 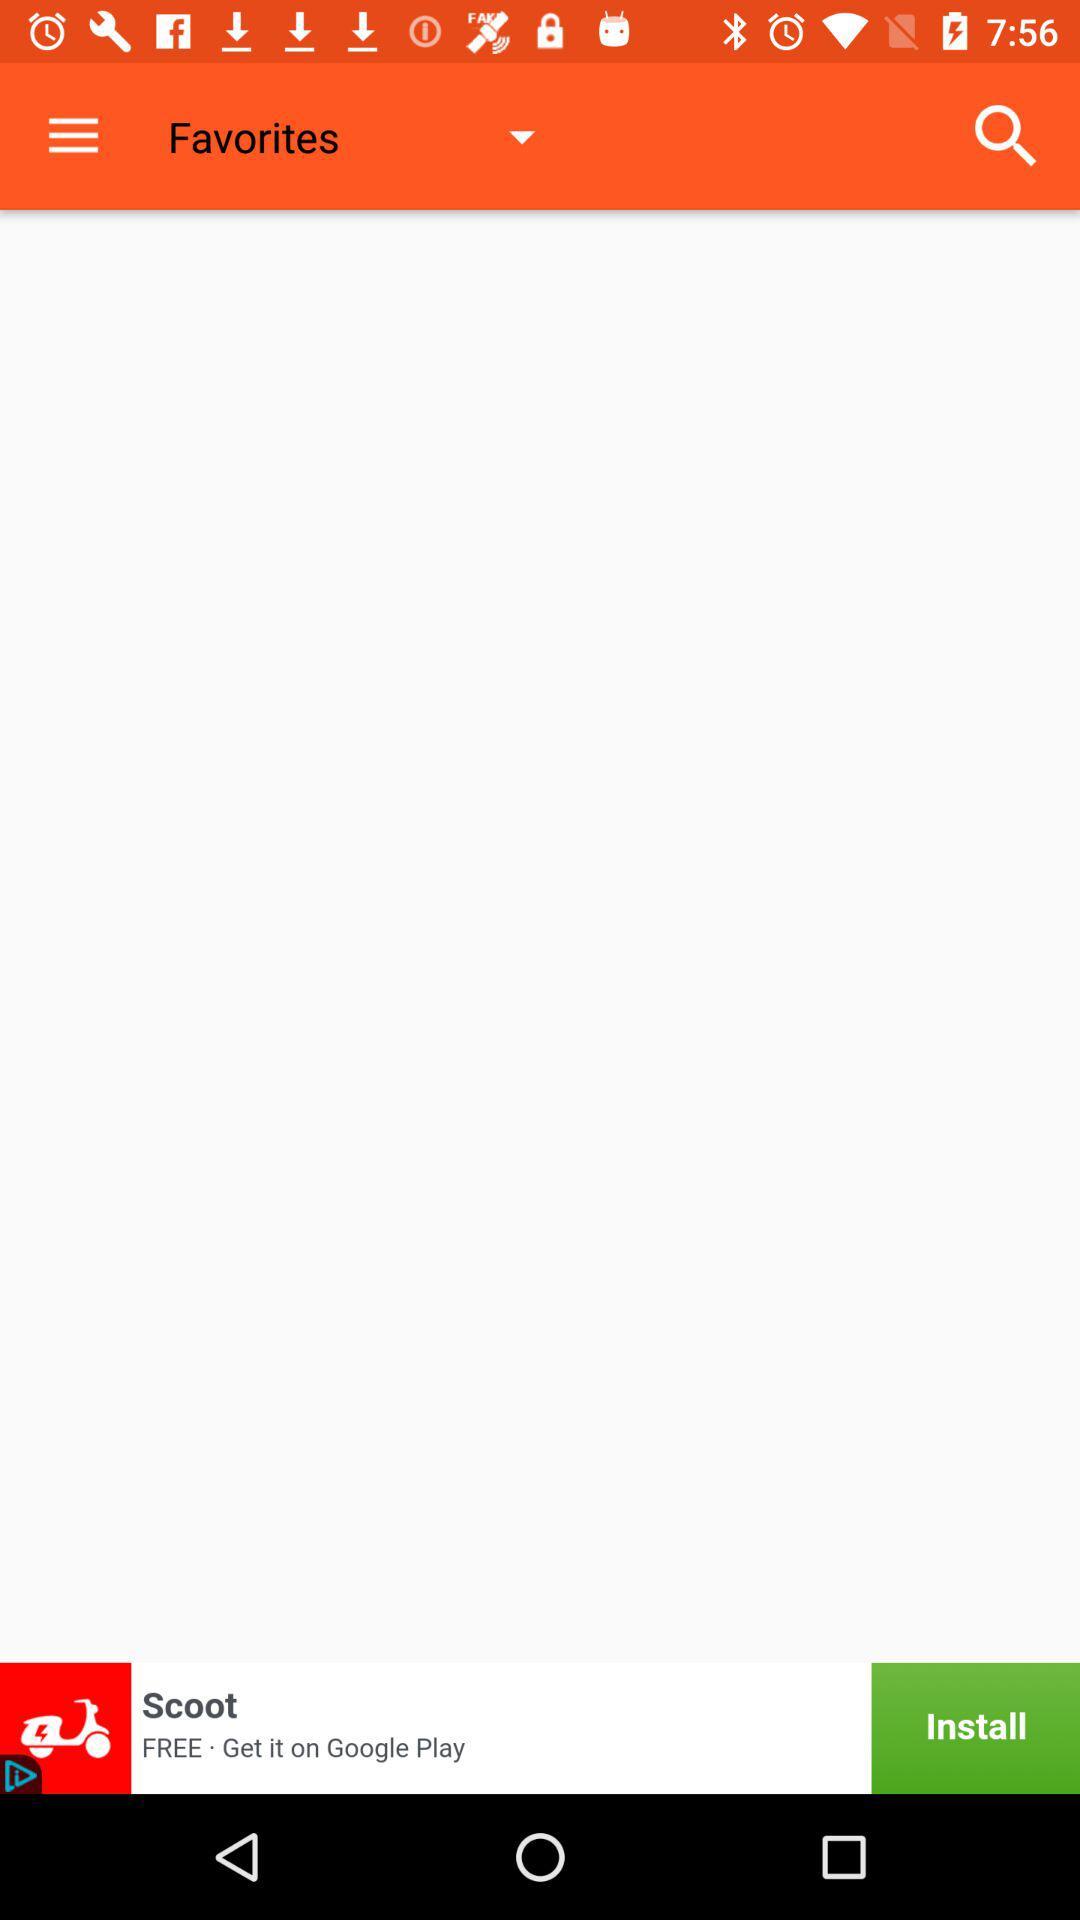 I want to click on click the advertisement, so click(x=540, y=1727).